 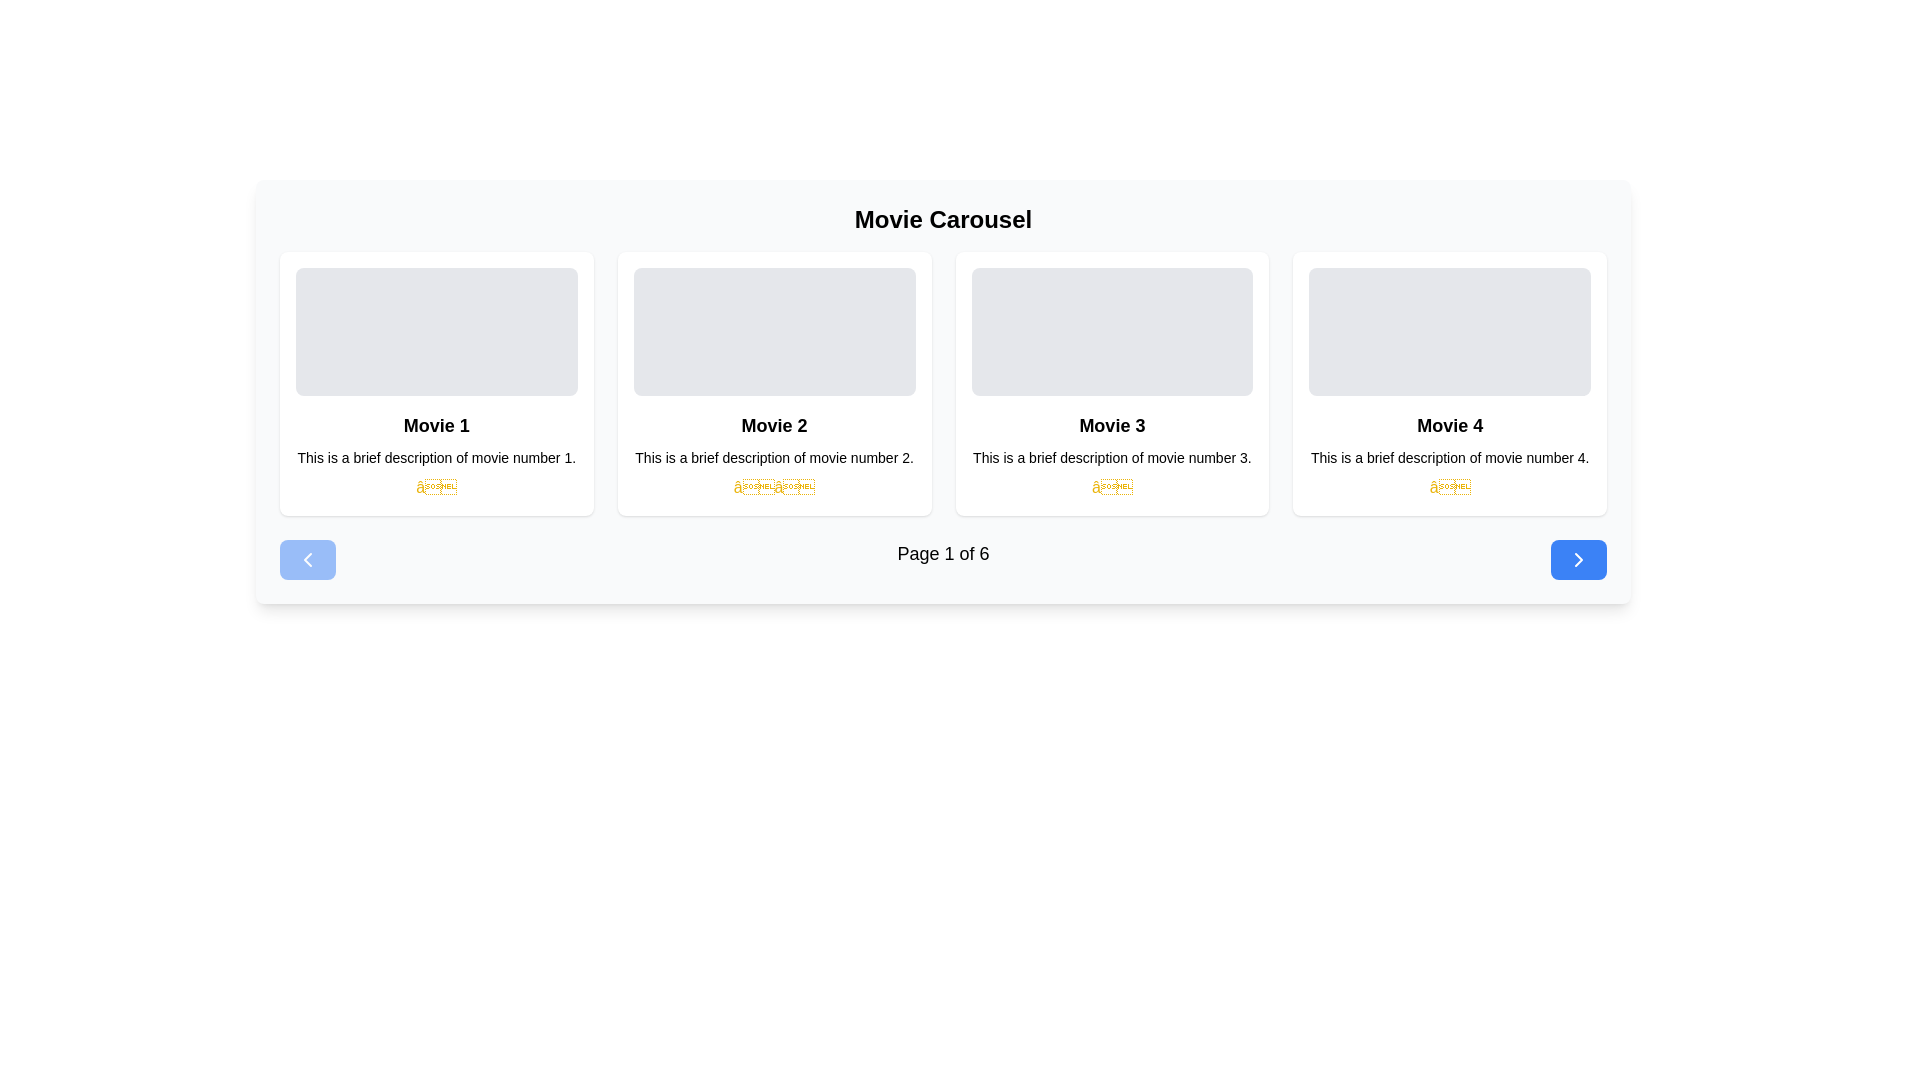 What do you see at coordinates (435, 458) in the screenshot?
I see `text content of the Text label that provides a brief description of the movie featured in the associated card, located beneath the title 'Movie 1' and above the star rating element` at bounding box center [435, 458].